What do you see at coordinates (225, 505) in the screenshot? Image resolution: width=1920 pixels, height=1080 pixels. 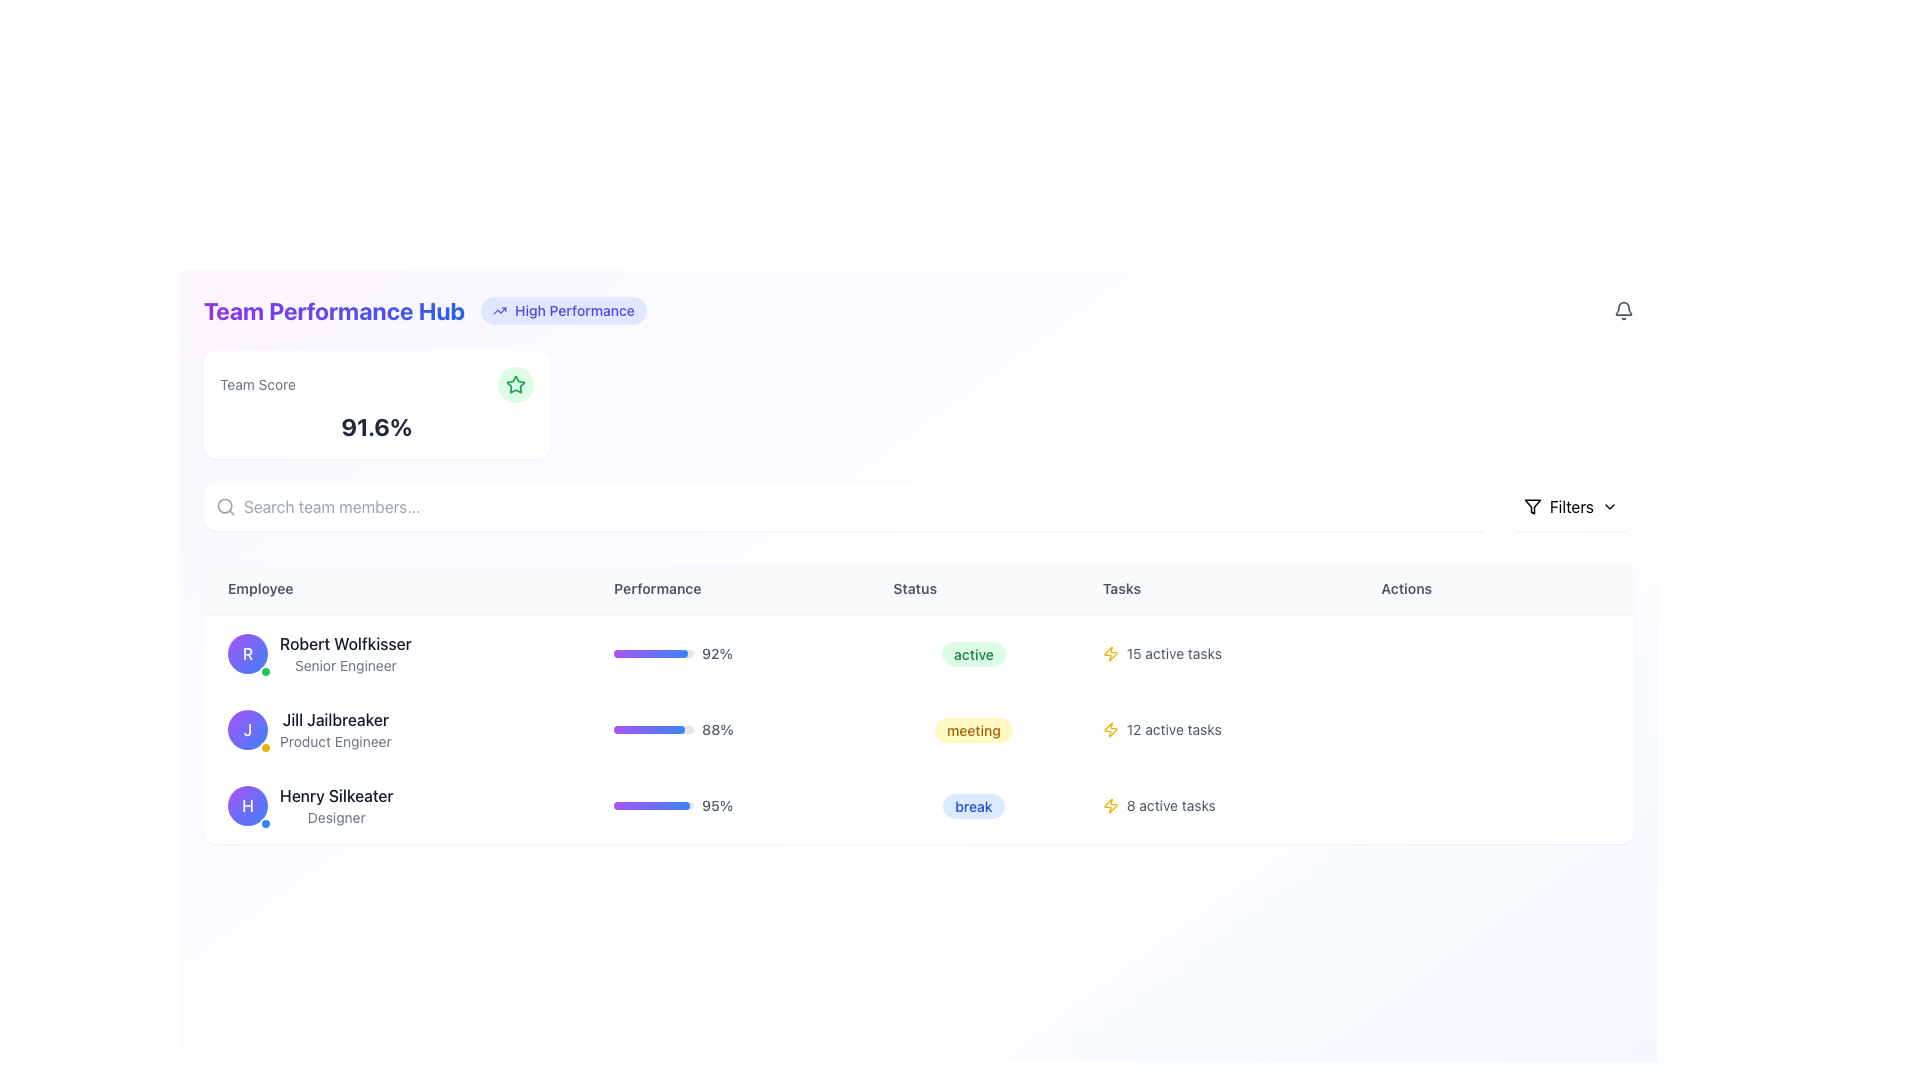 I see `the search icon located at the left side of the input field in the search bar component` at bounding box center [225, 505].